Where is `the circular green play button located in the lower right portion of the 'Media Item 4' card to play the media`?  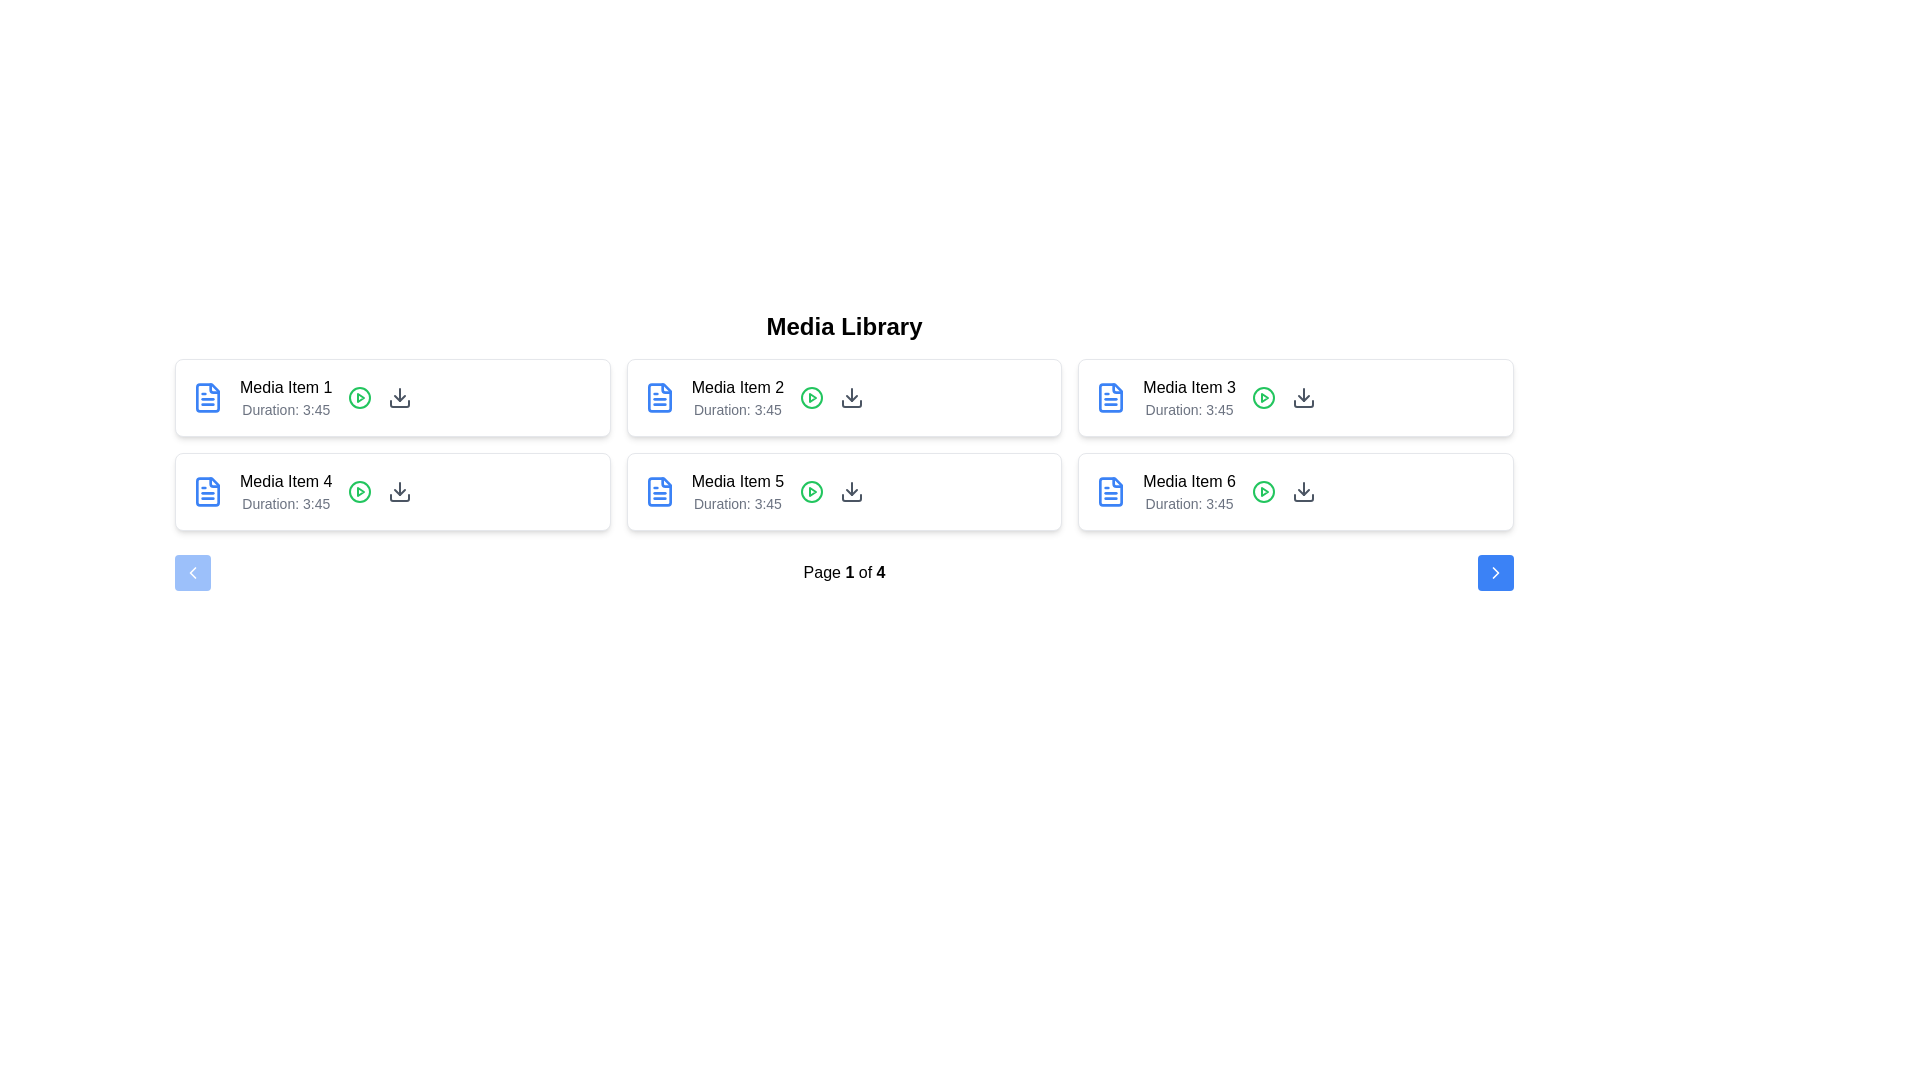
the circular green play button located in the lower right portion of the 'Media Item 4' card to play the media is located at coordinates (360, 492).